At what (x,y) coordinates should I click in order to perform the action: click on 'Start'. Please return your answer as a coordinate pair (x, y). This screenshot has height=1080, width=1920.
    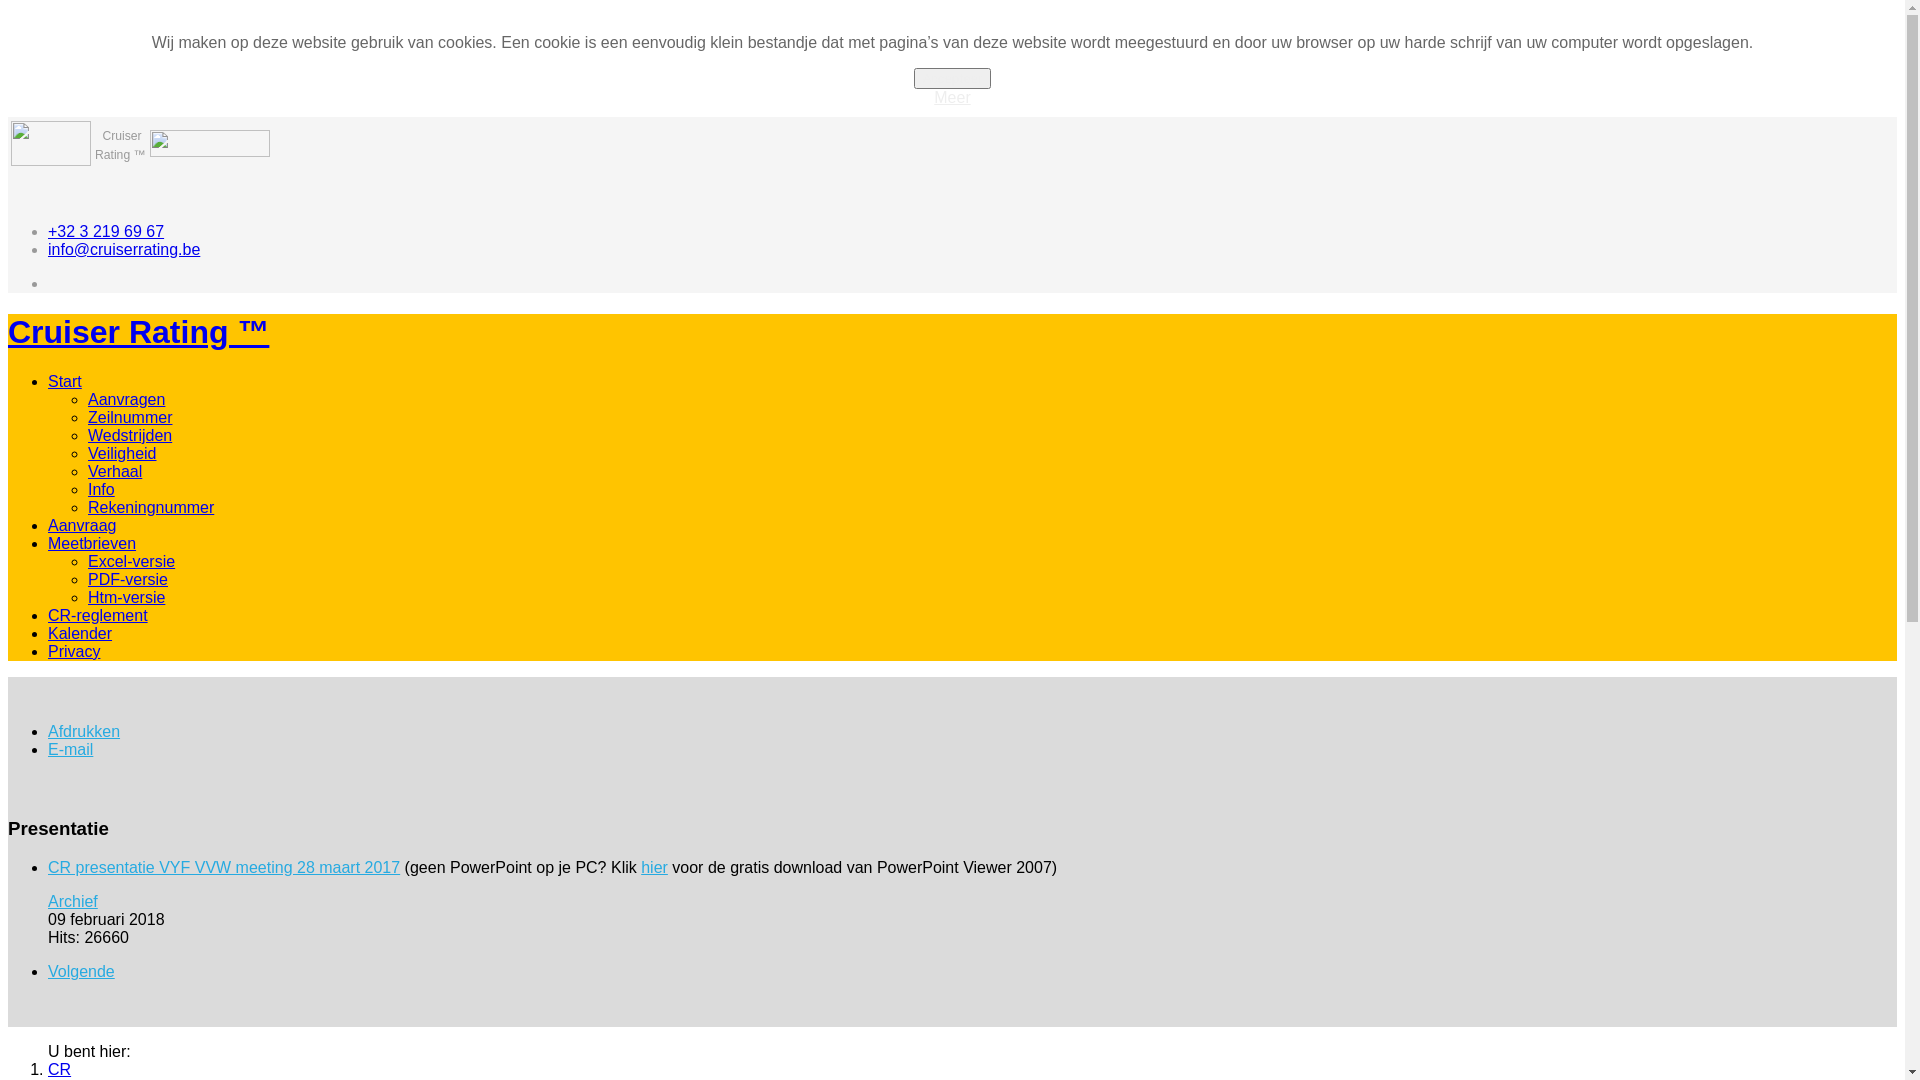
    Looking at the image, I should click on (65, 381).